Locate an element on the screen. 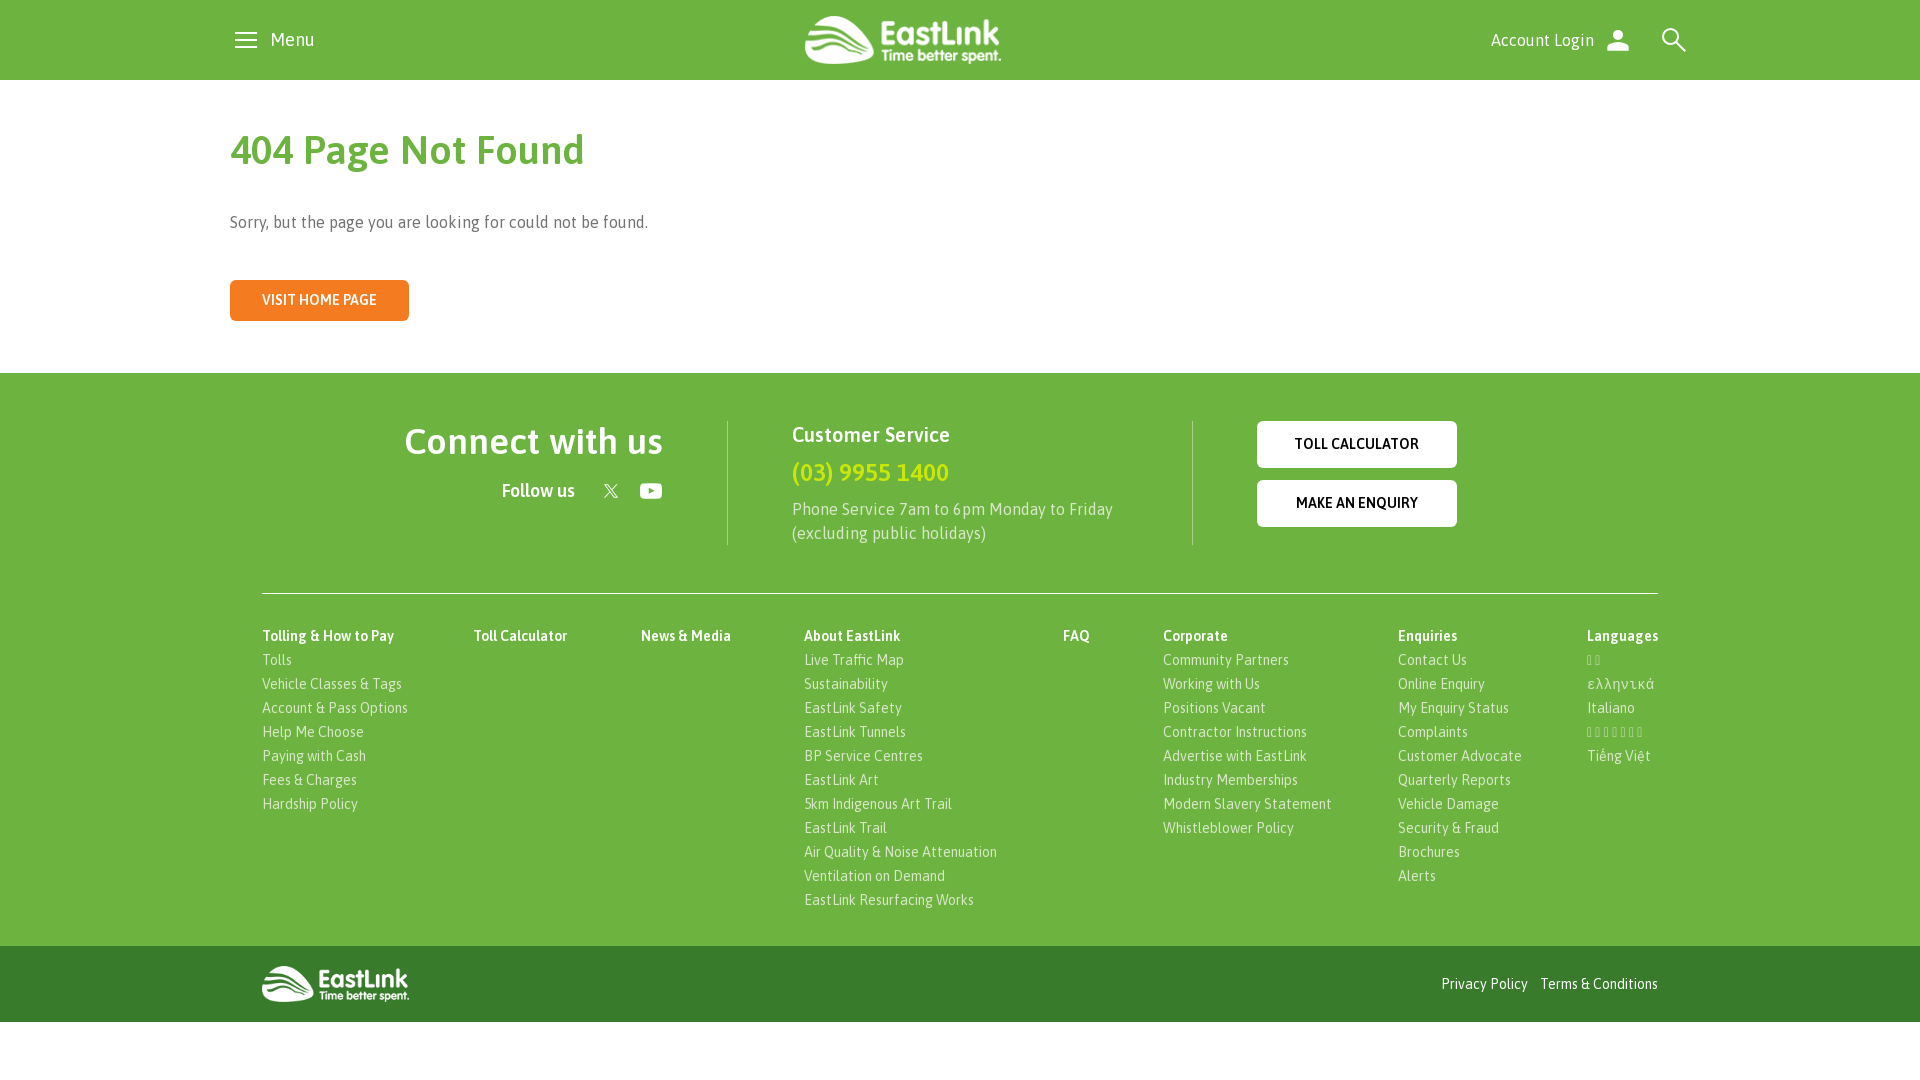 Image resolution: width=1920 pixels, height=1080 pixels. 'TOLL CALCULATOR' is located at coordinates (1357, 443).